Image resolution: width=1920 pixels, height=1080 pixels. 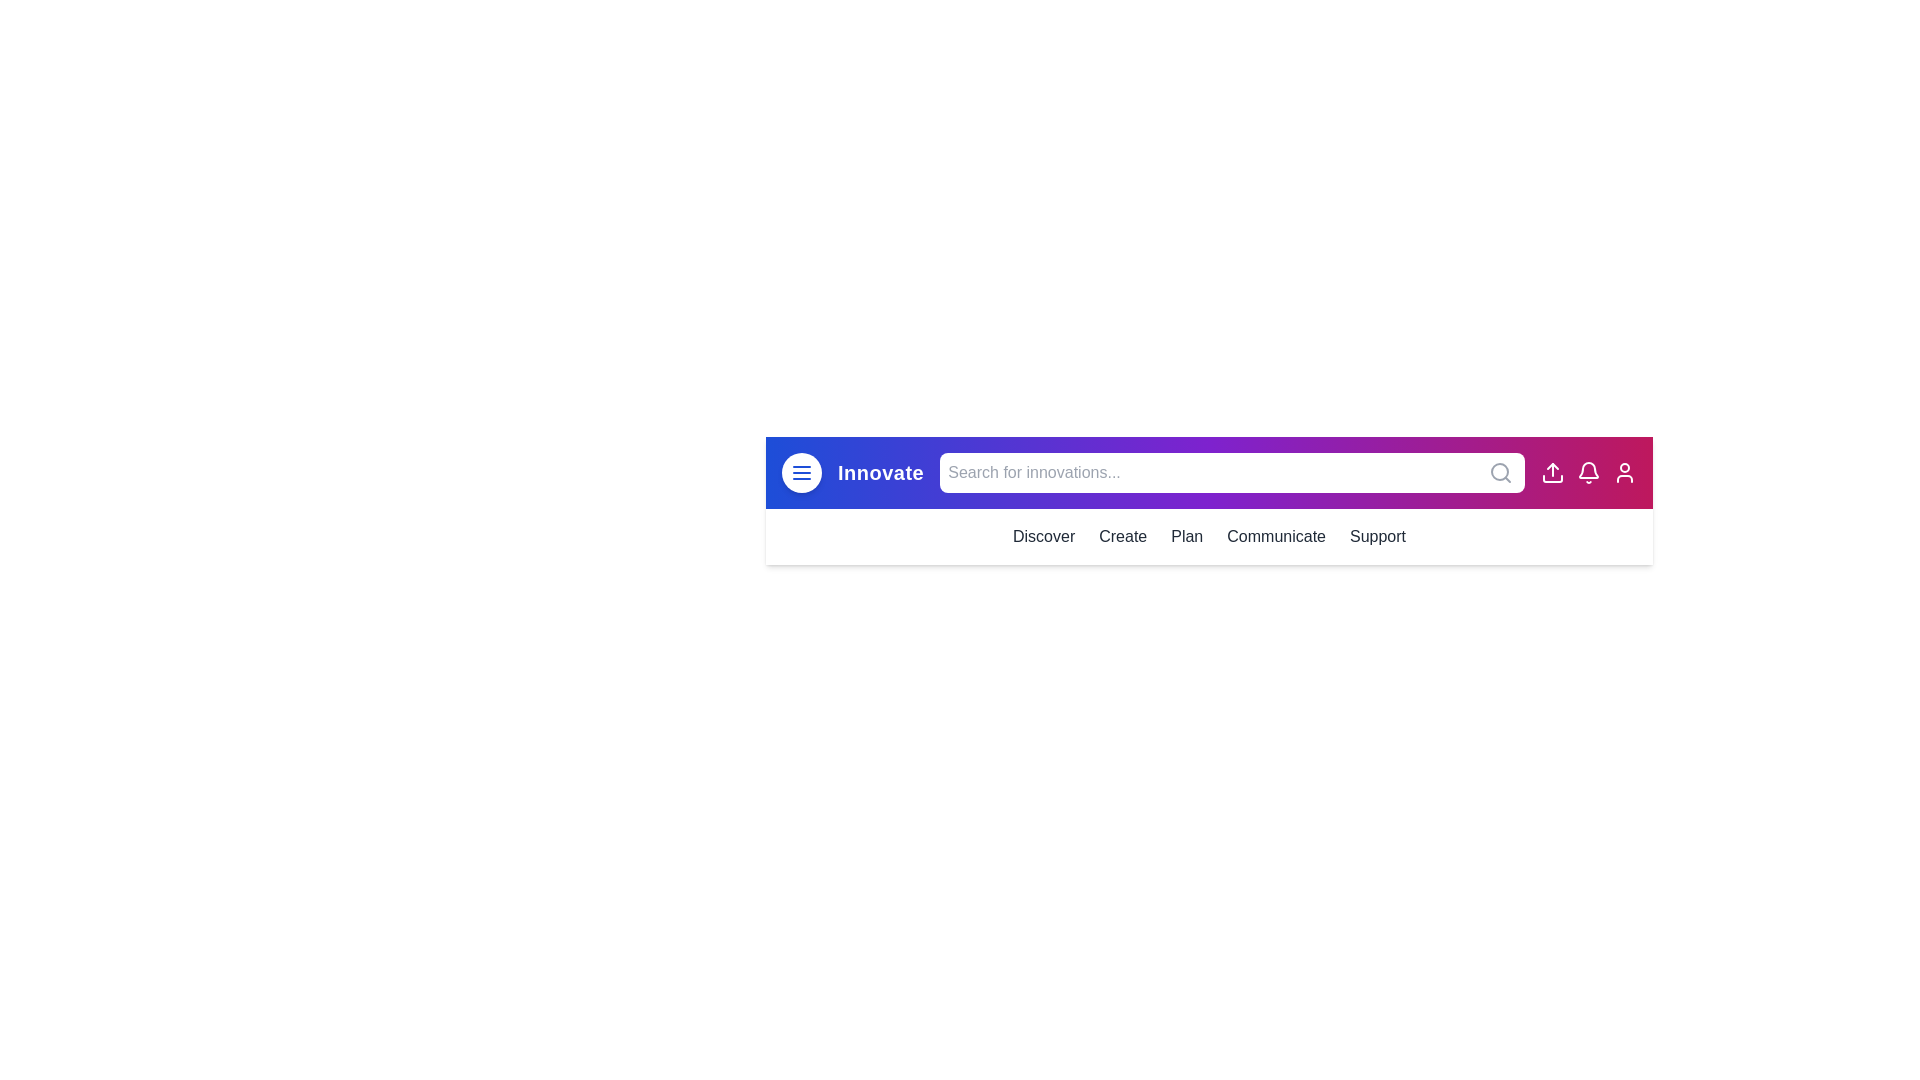 I want to click on the menu item Create, so click(x=1123, y=535).